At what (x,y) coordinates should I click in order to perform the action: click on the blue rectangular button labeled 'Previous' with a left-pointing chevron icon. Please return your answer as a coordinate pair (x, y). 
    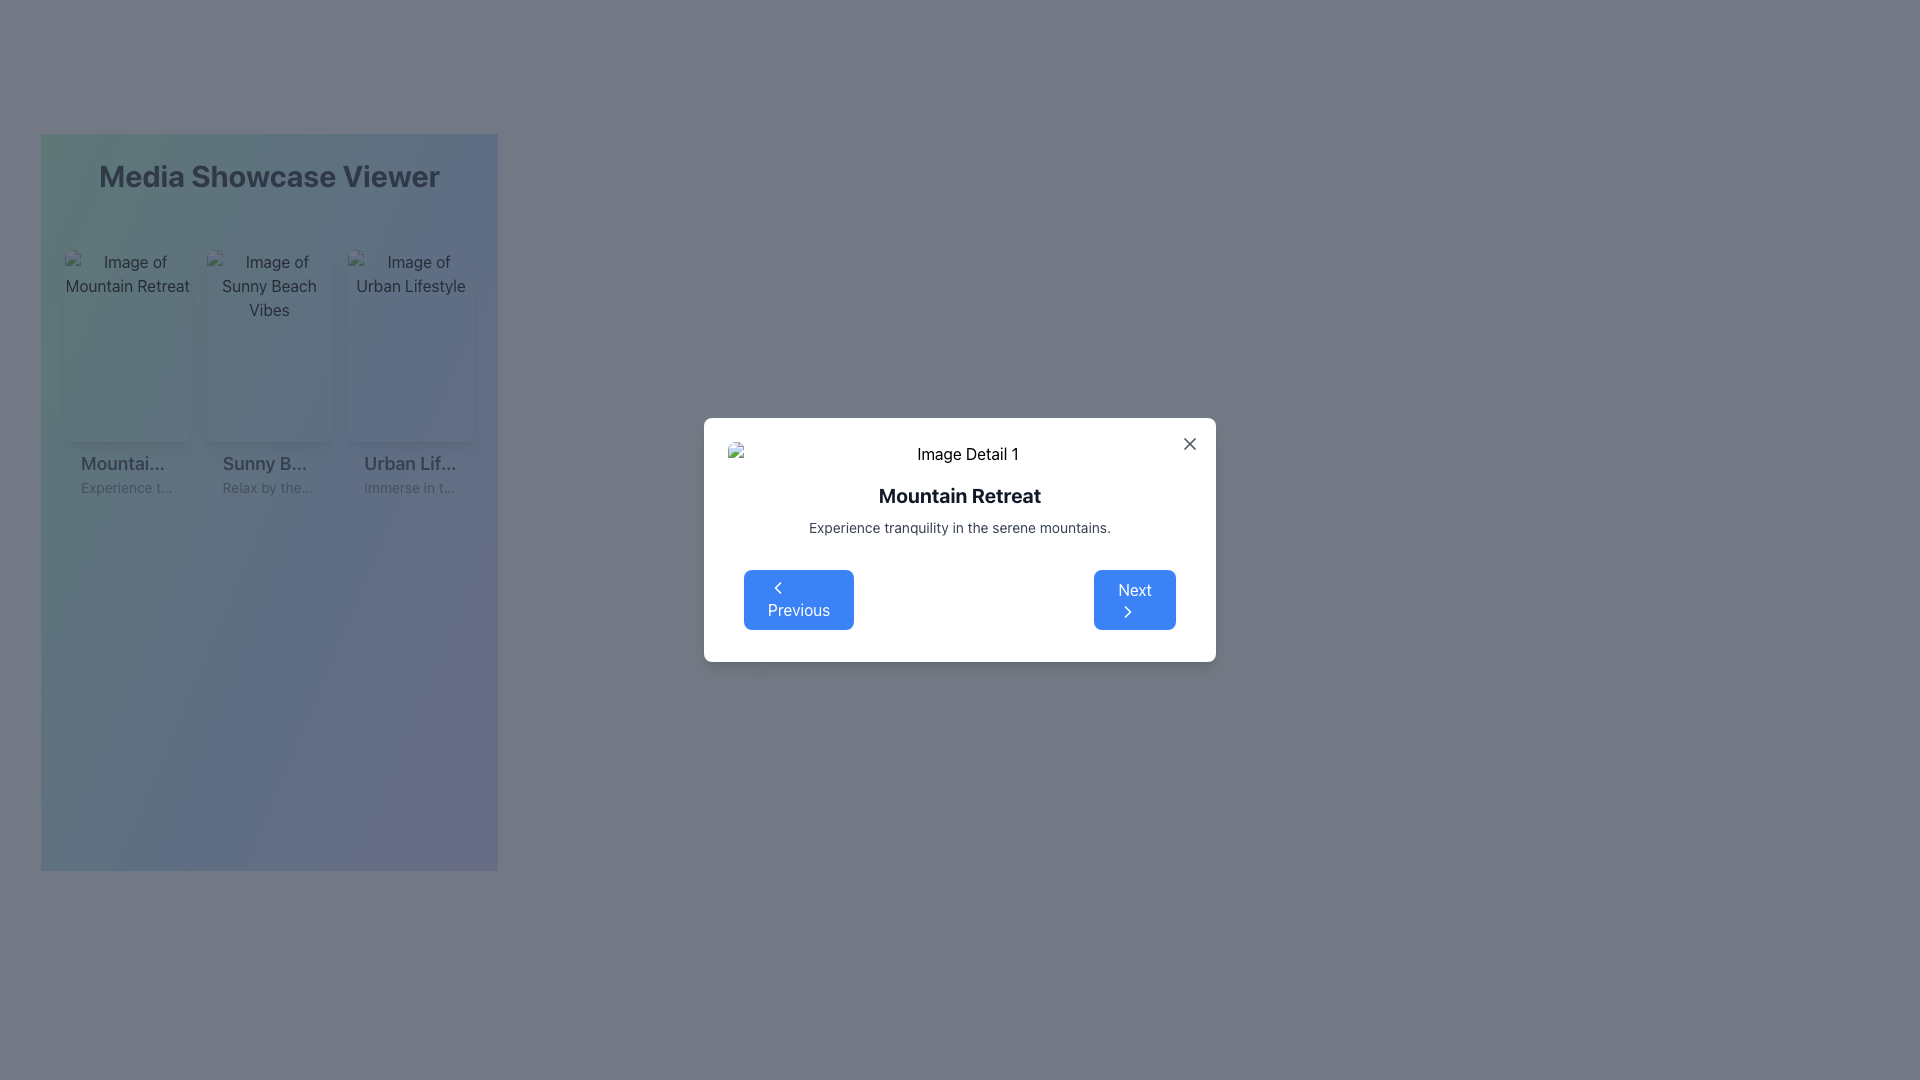
    Looking at the image, I should click on (798, 599).